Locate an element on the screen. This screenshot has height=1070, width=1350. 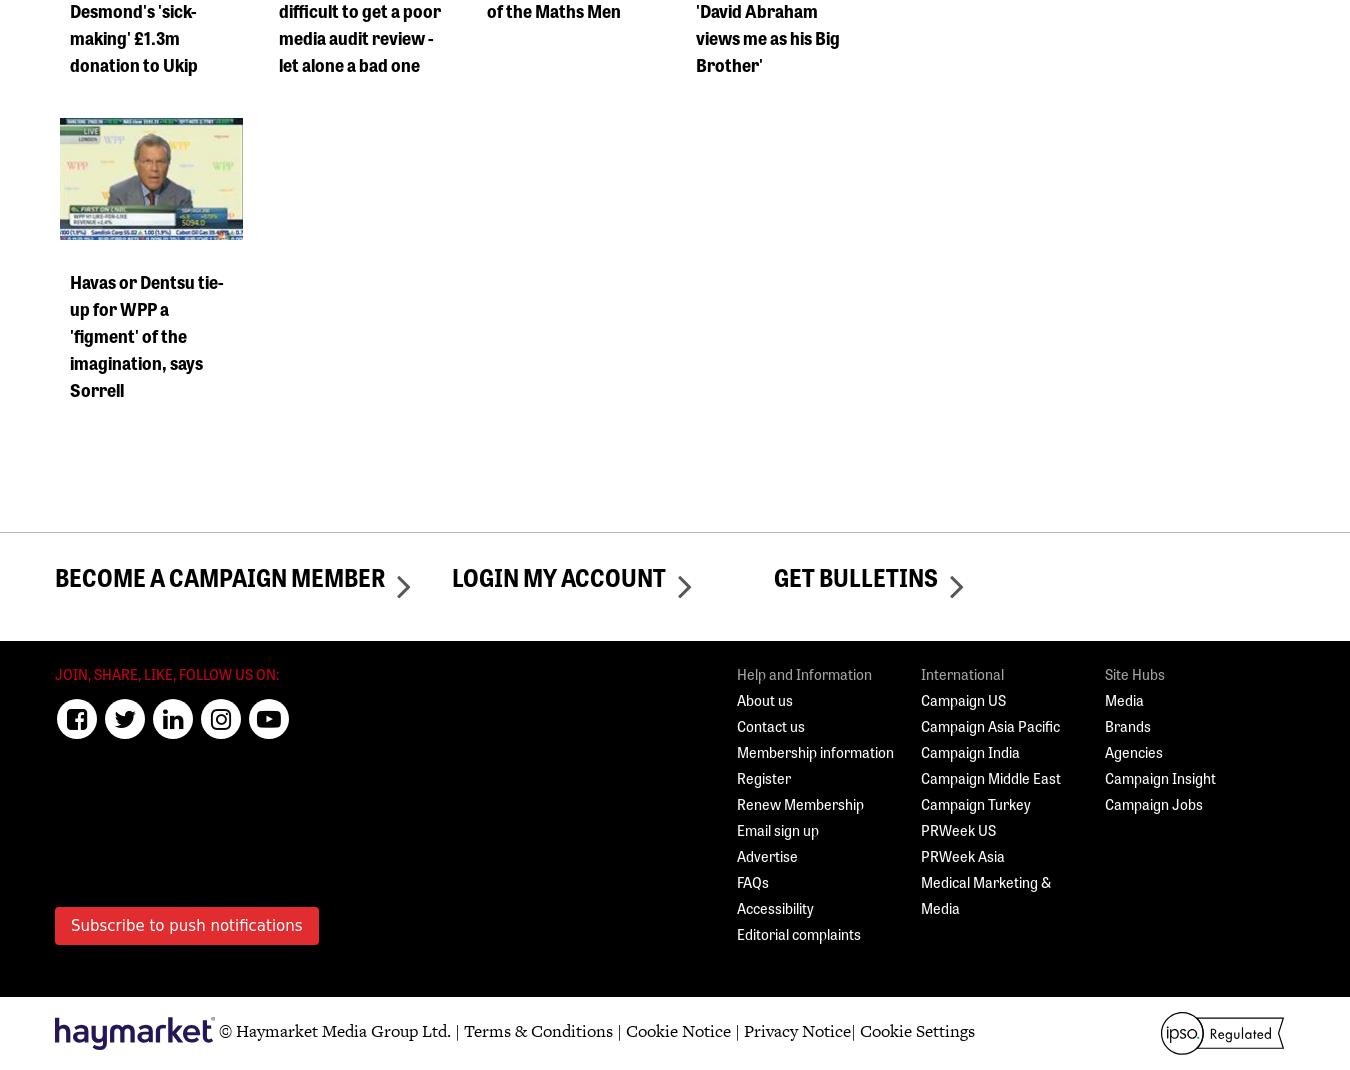
'Media' is located at coordinates (1124, 699).